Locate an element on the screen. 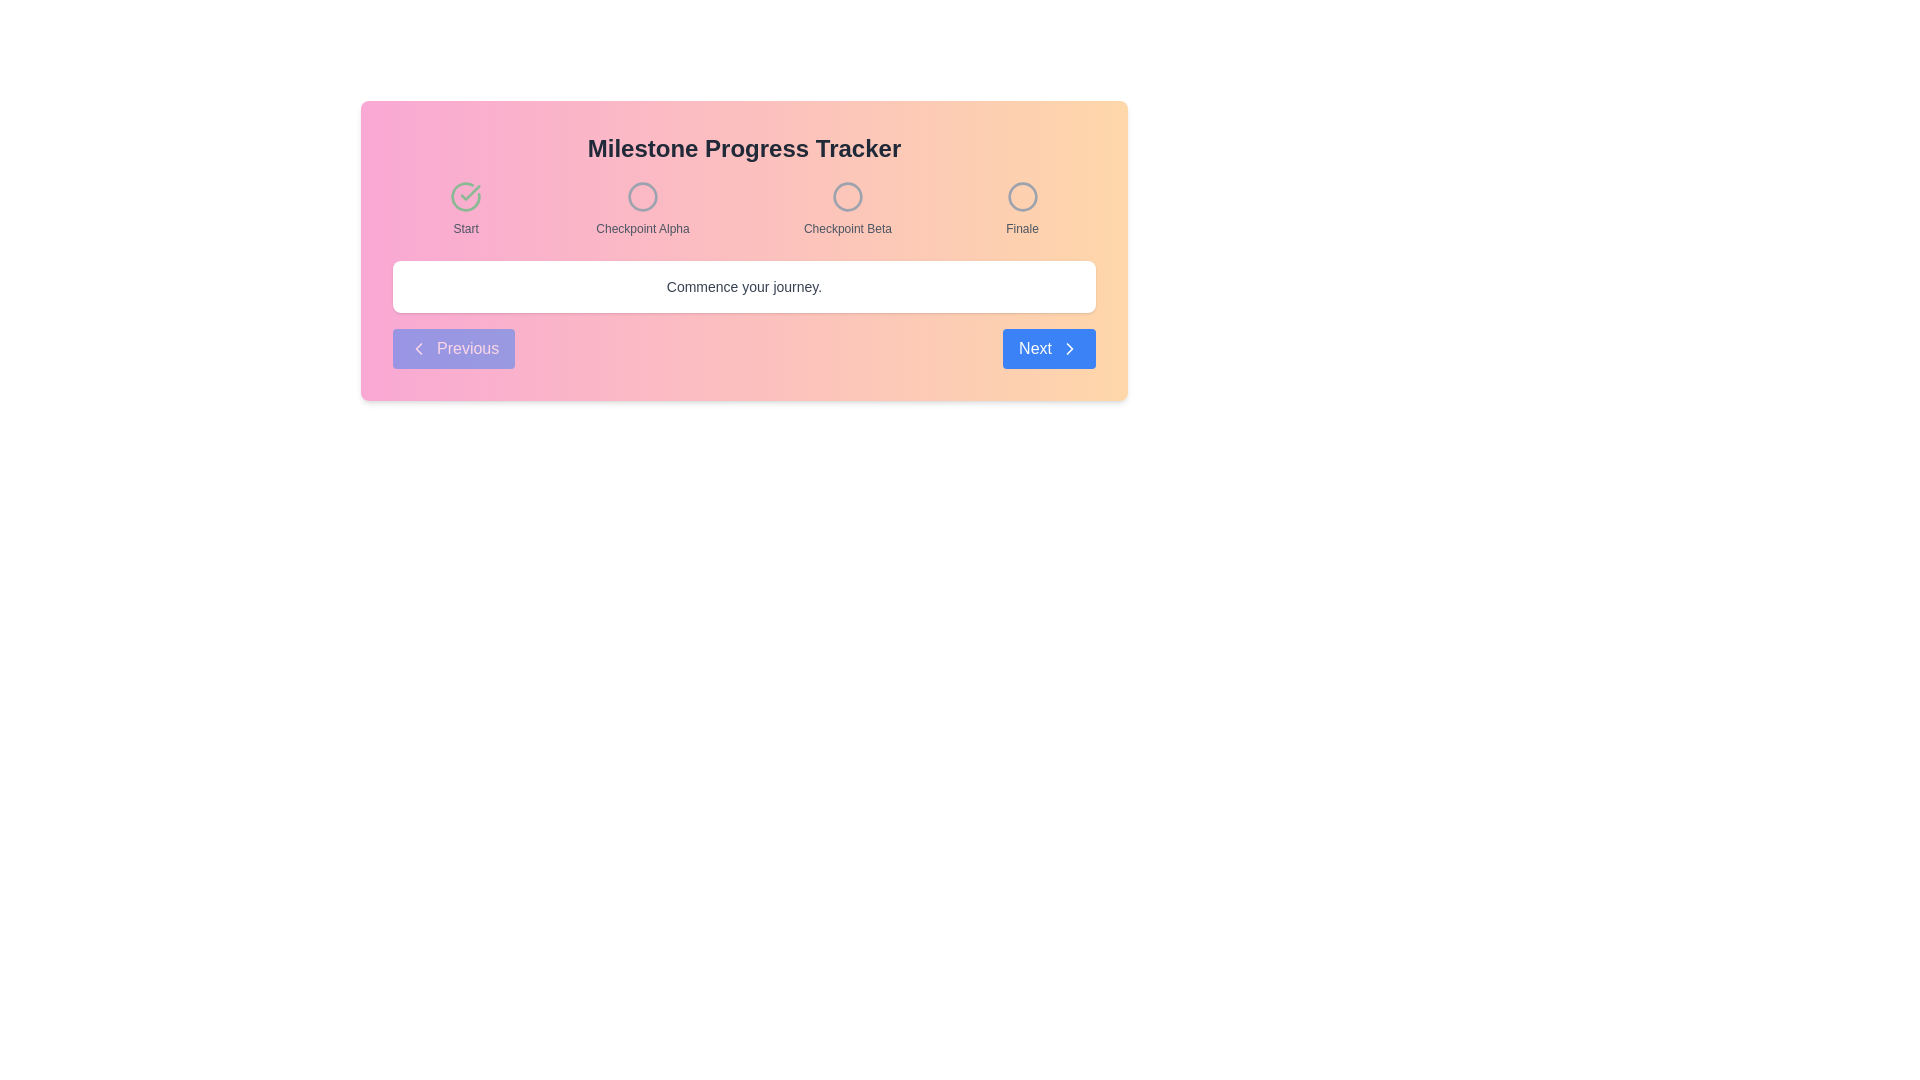  the status of the second step icon in the Milestone Progress Tracker, which visually represents the current or completed status in the progress tracker is located at coordinates (847, 196).